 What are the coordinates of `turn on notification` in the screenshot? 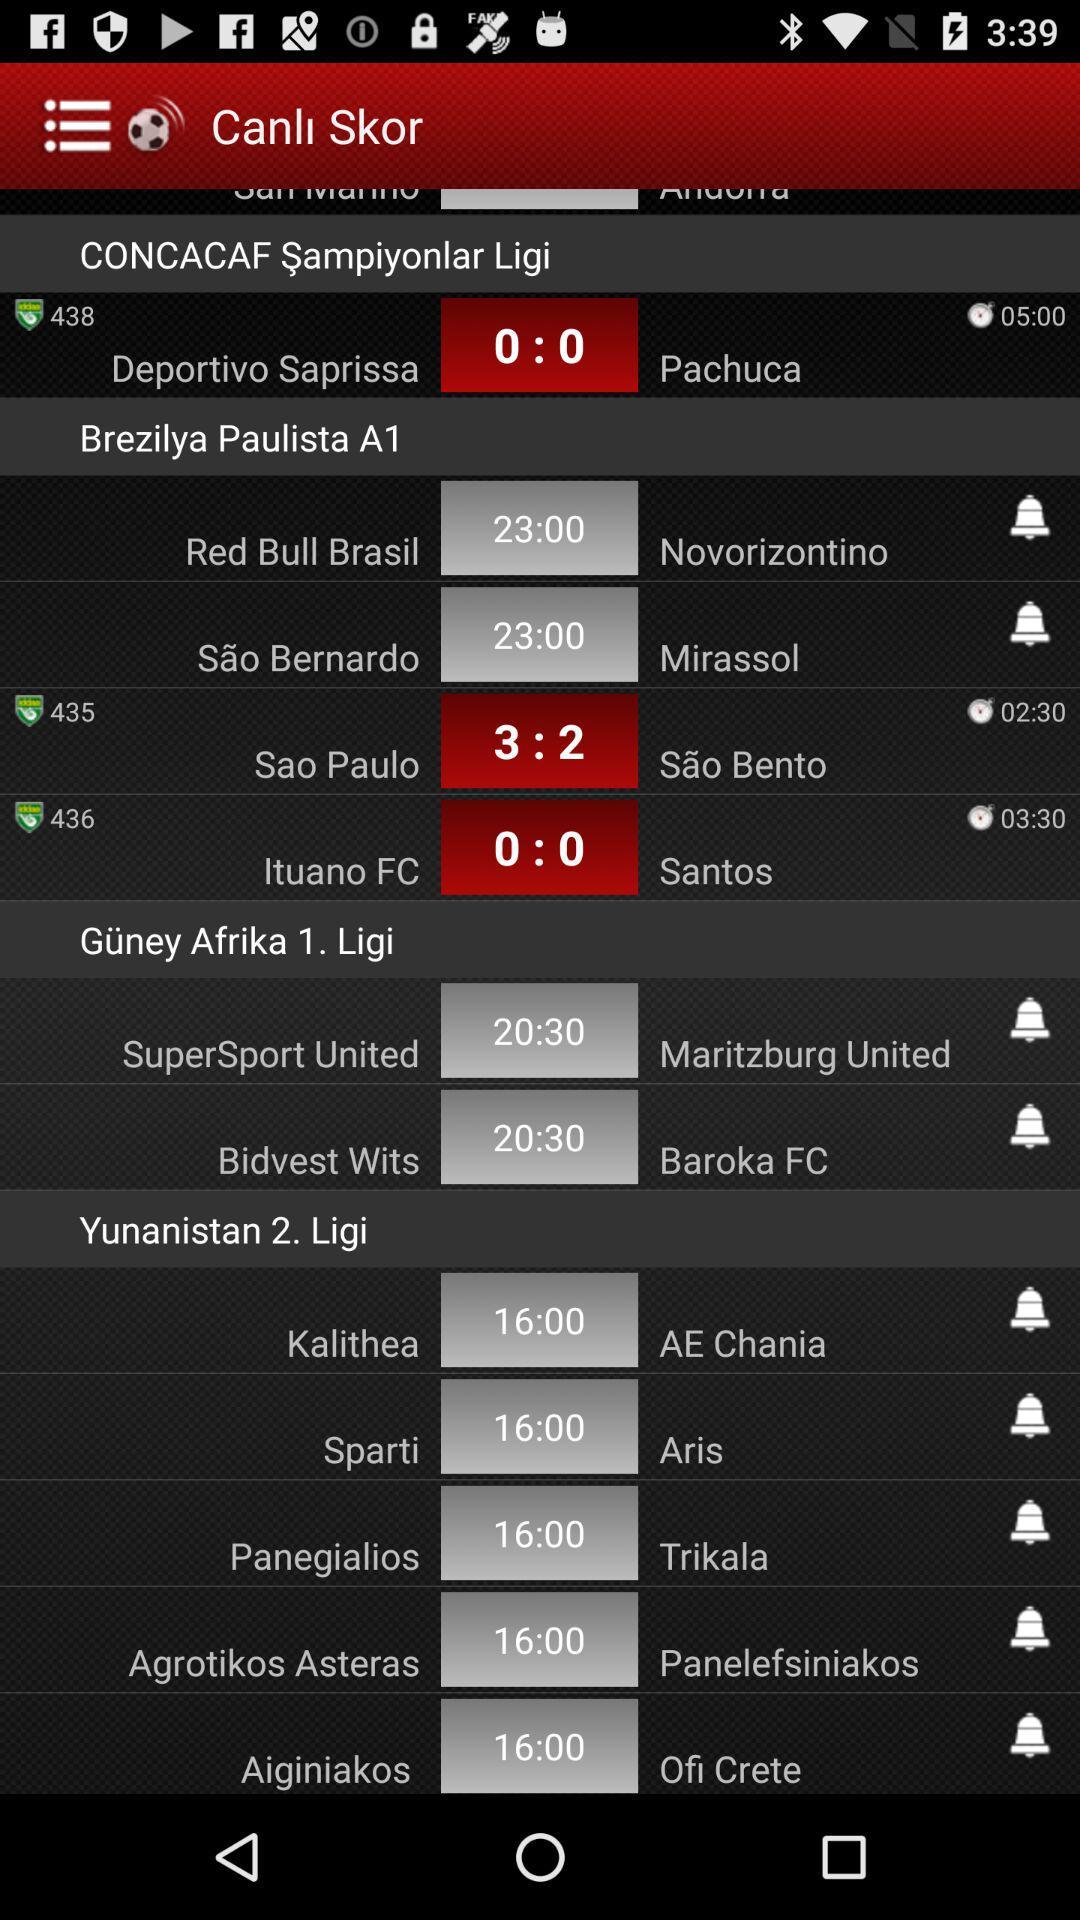 It's located at (1029, 1415).